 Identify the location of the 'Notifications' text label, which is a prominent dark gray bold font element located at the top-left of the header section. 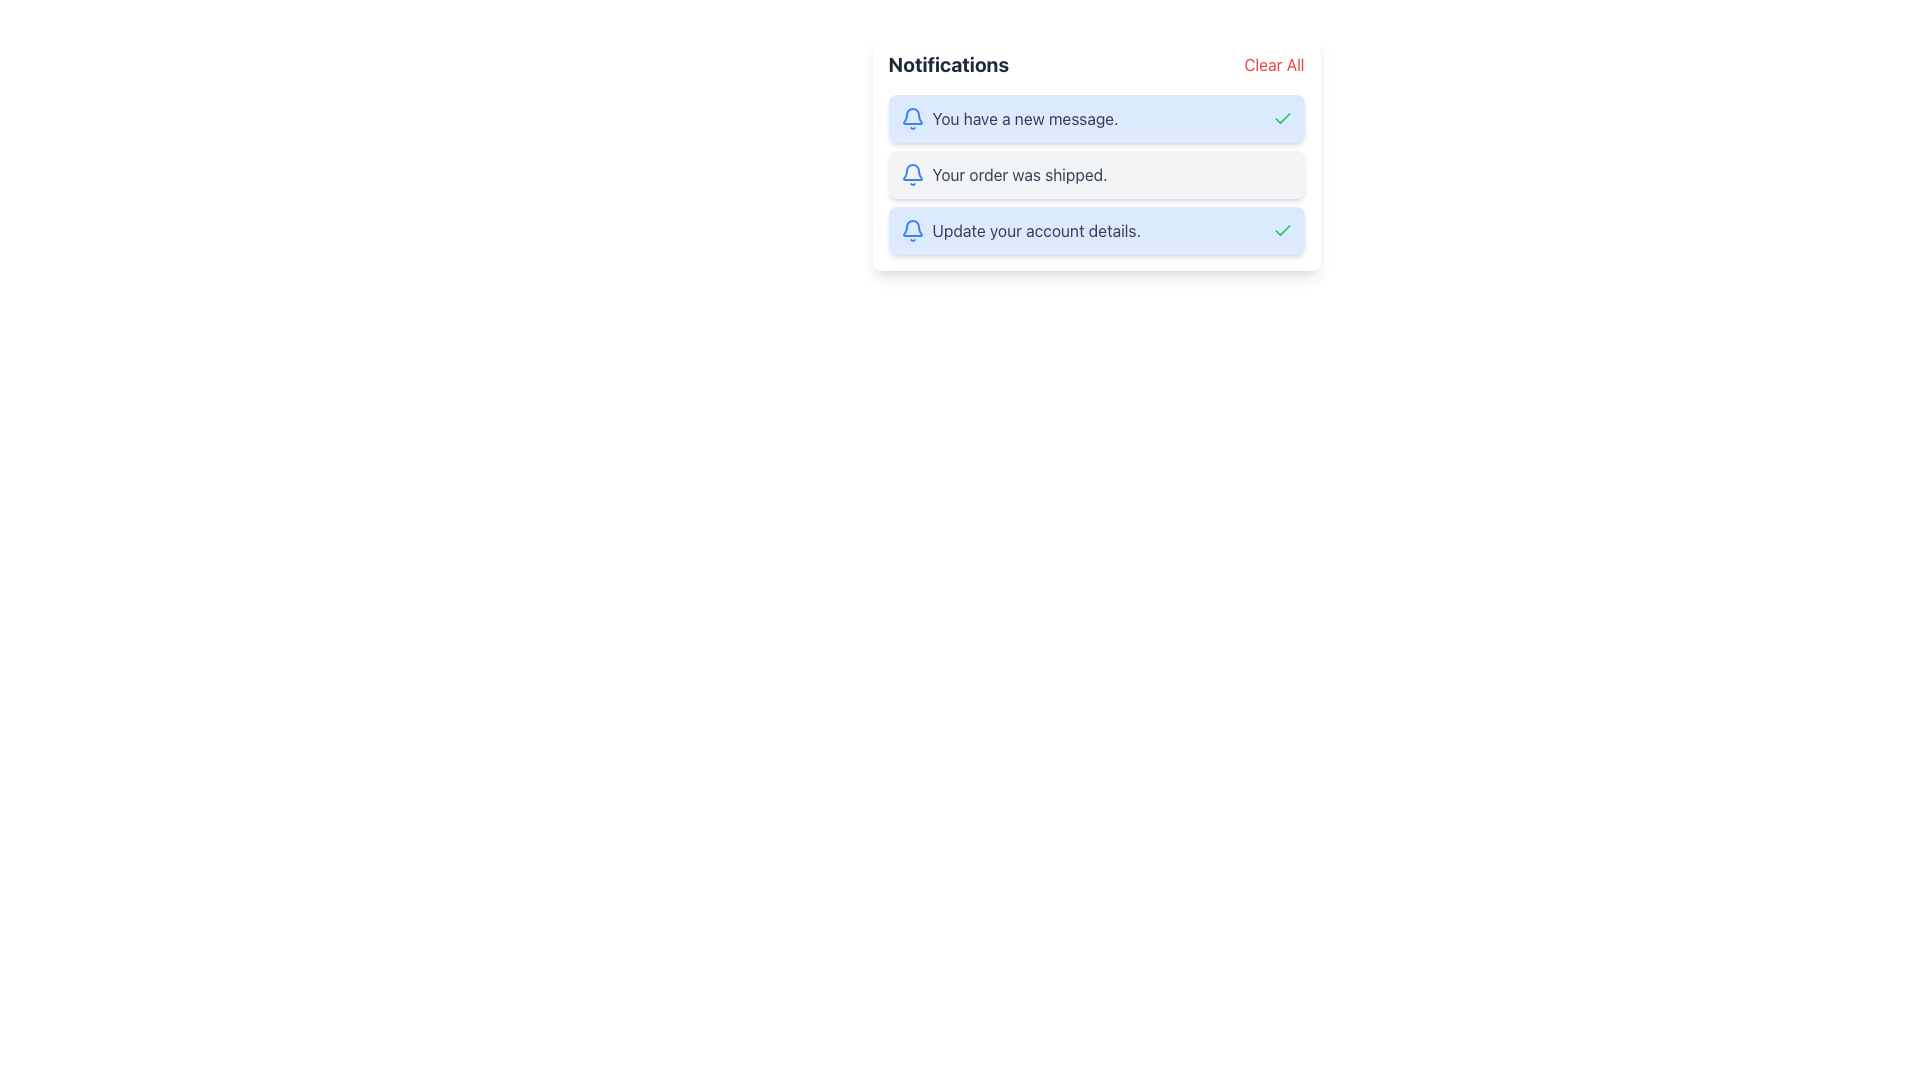
(947, 64).